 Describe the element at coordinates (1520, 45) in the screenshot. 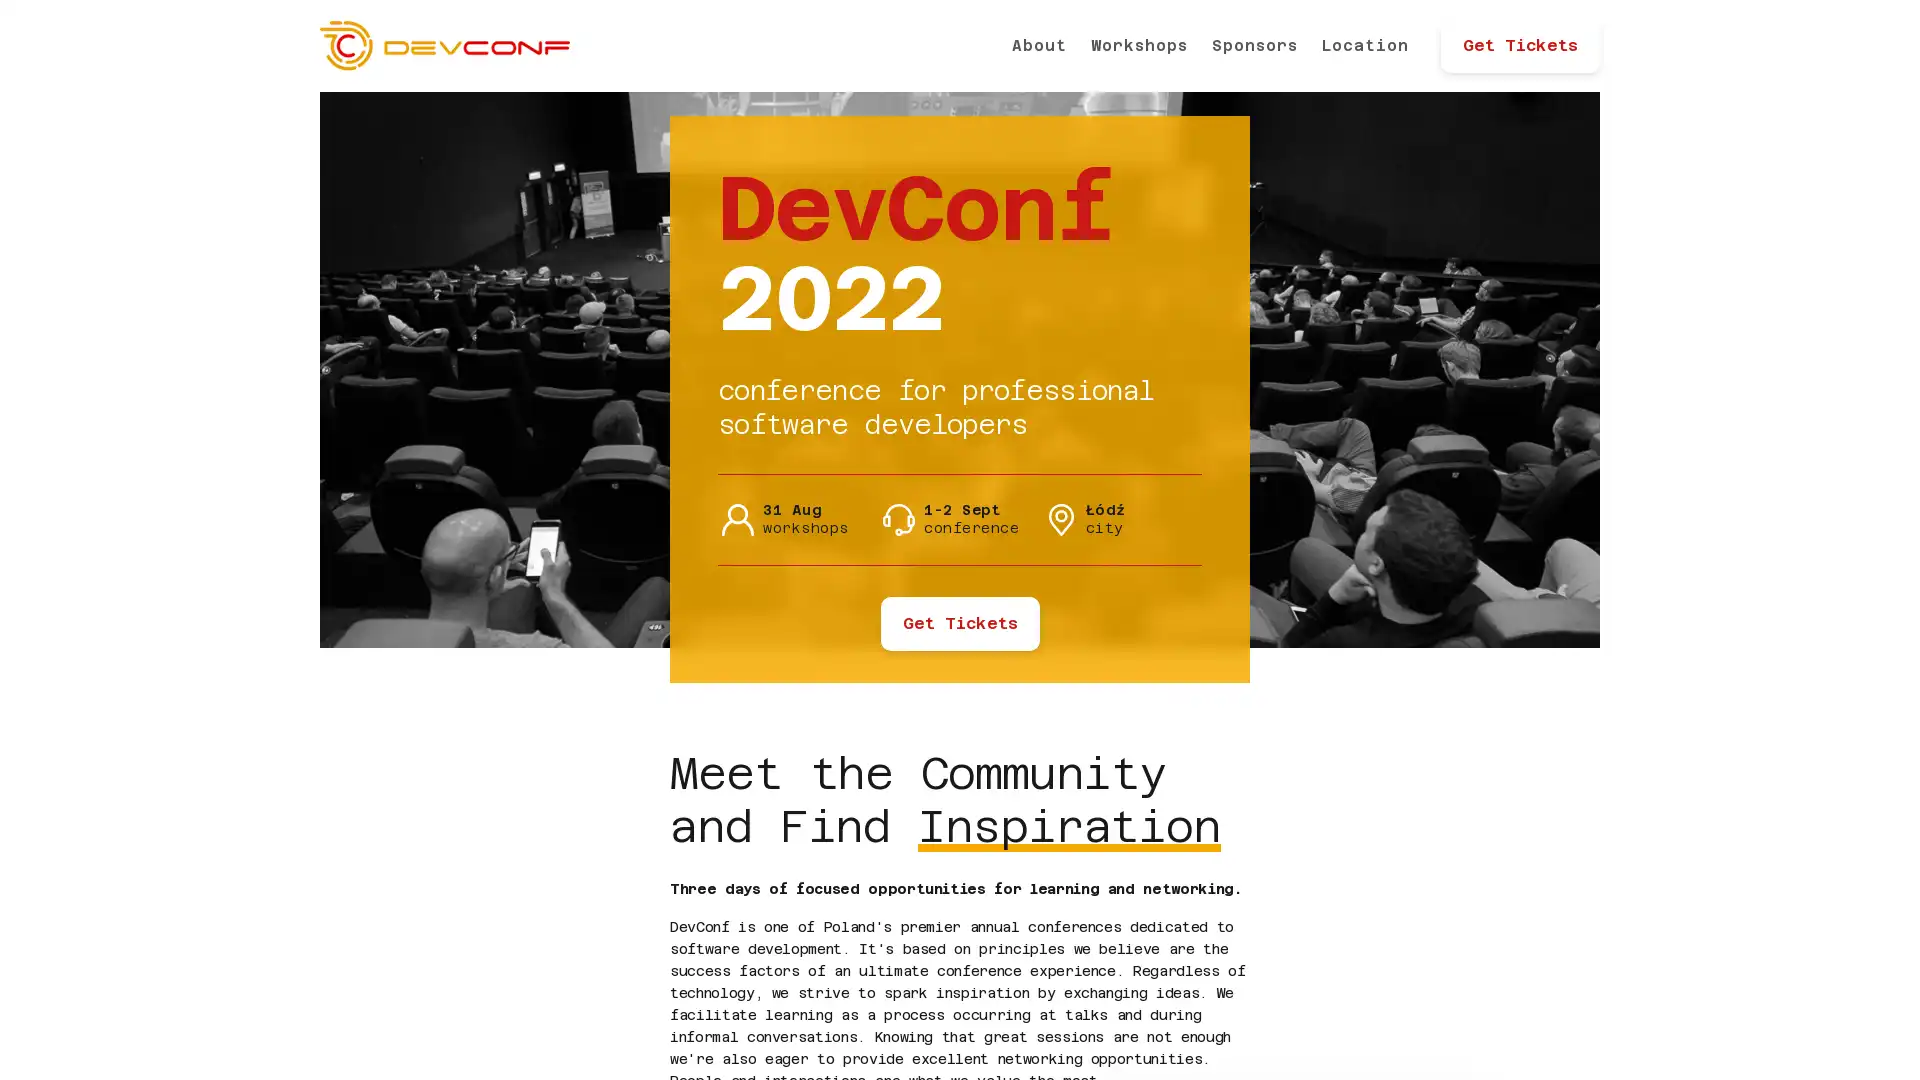

I see `Get Tickets` at that location.